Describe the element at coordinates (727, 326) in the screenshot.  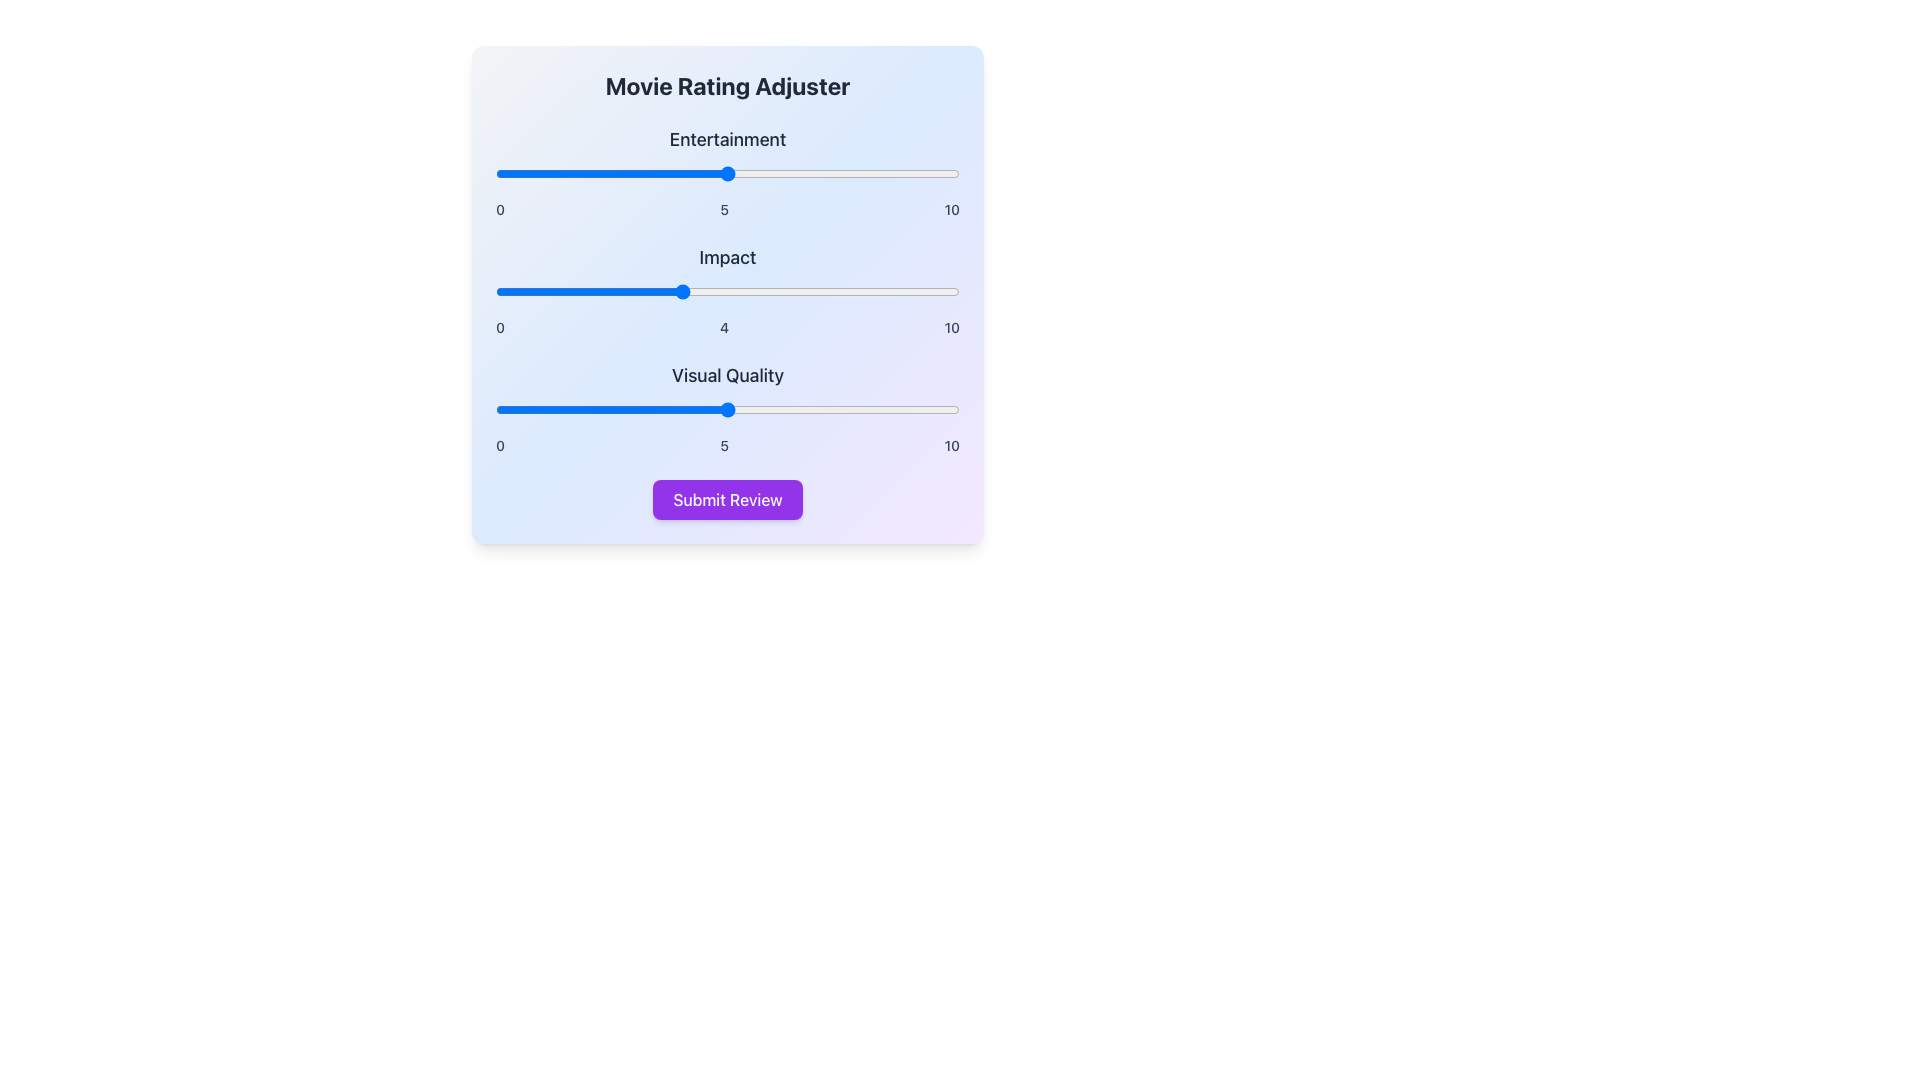
I see `the text label displaying the number '0410', which is located below the 'Impact' slider component and consists of the digits '0', '4', and '10' spaced apart horizontally` at that location.